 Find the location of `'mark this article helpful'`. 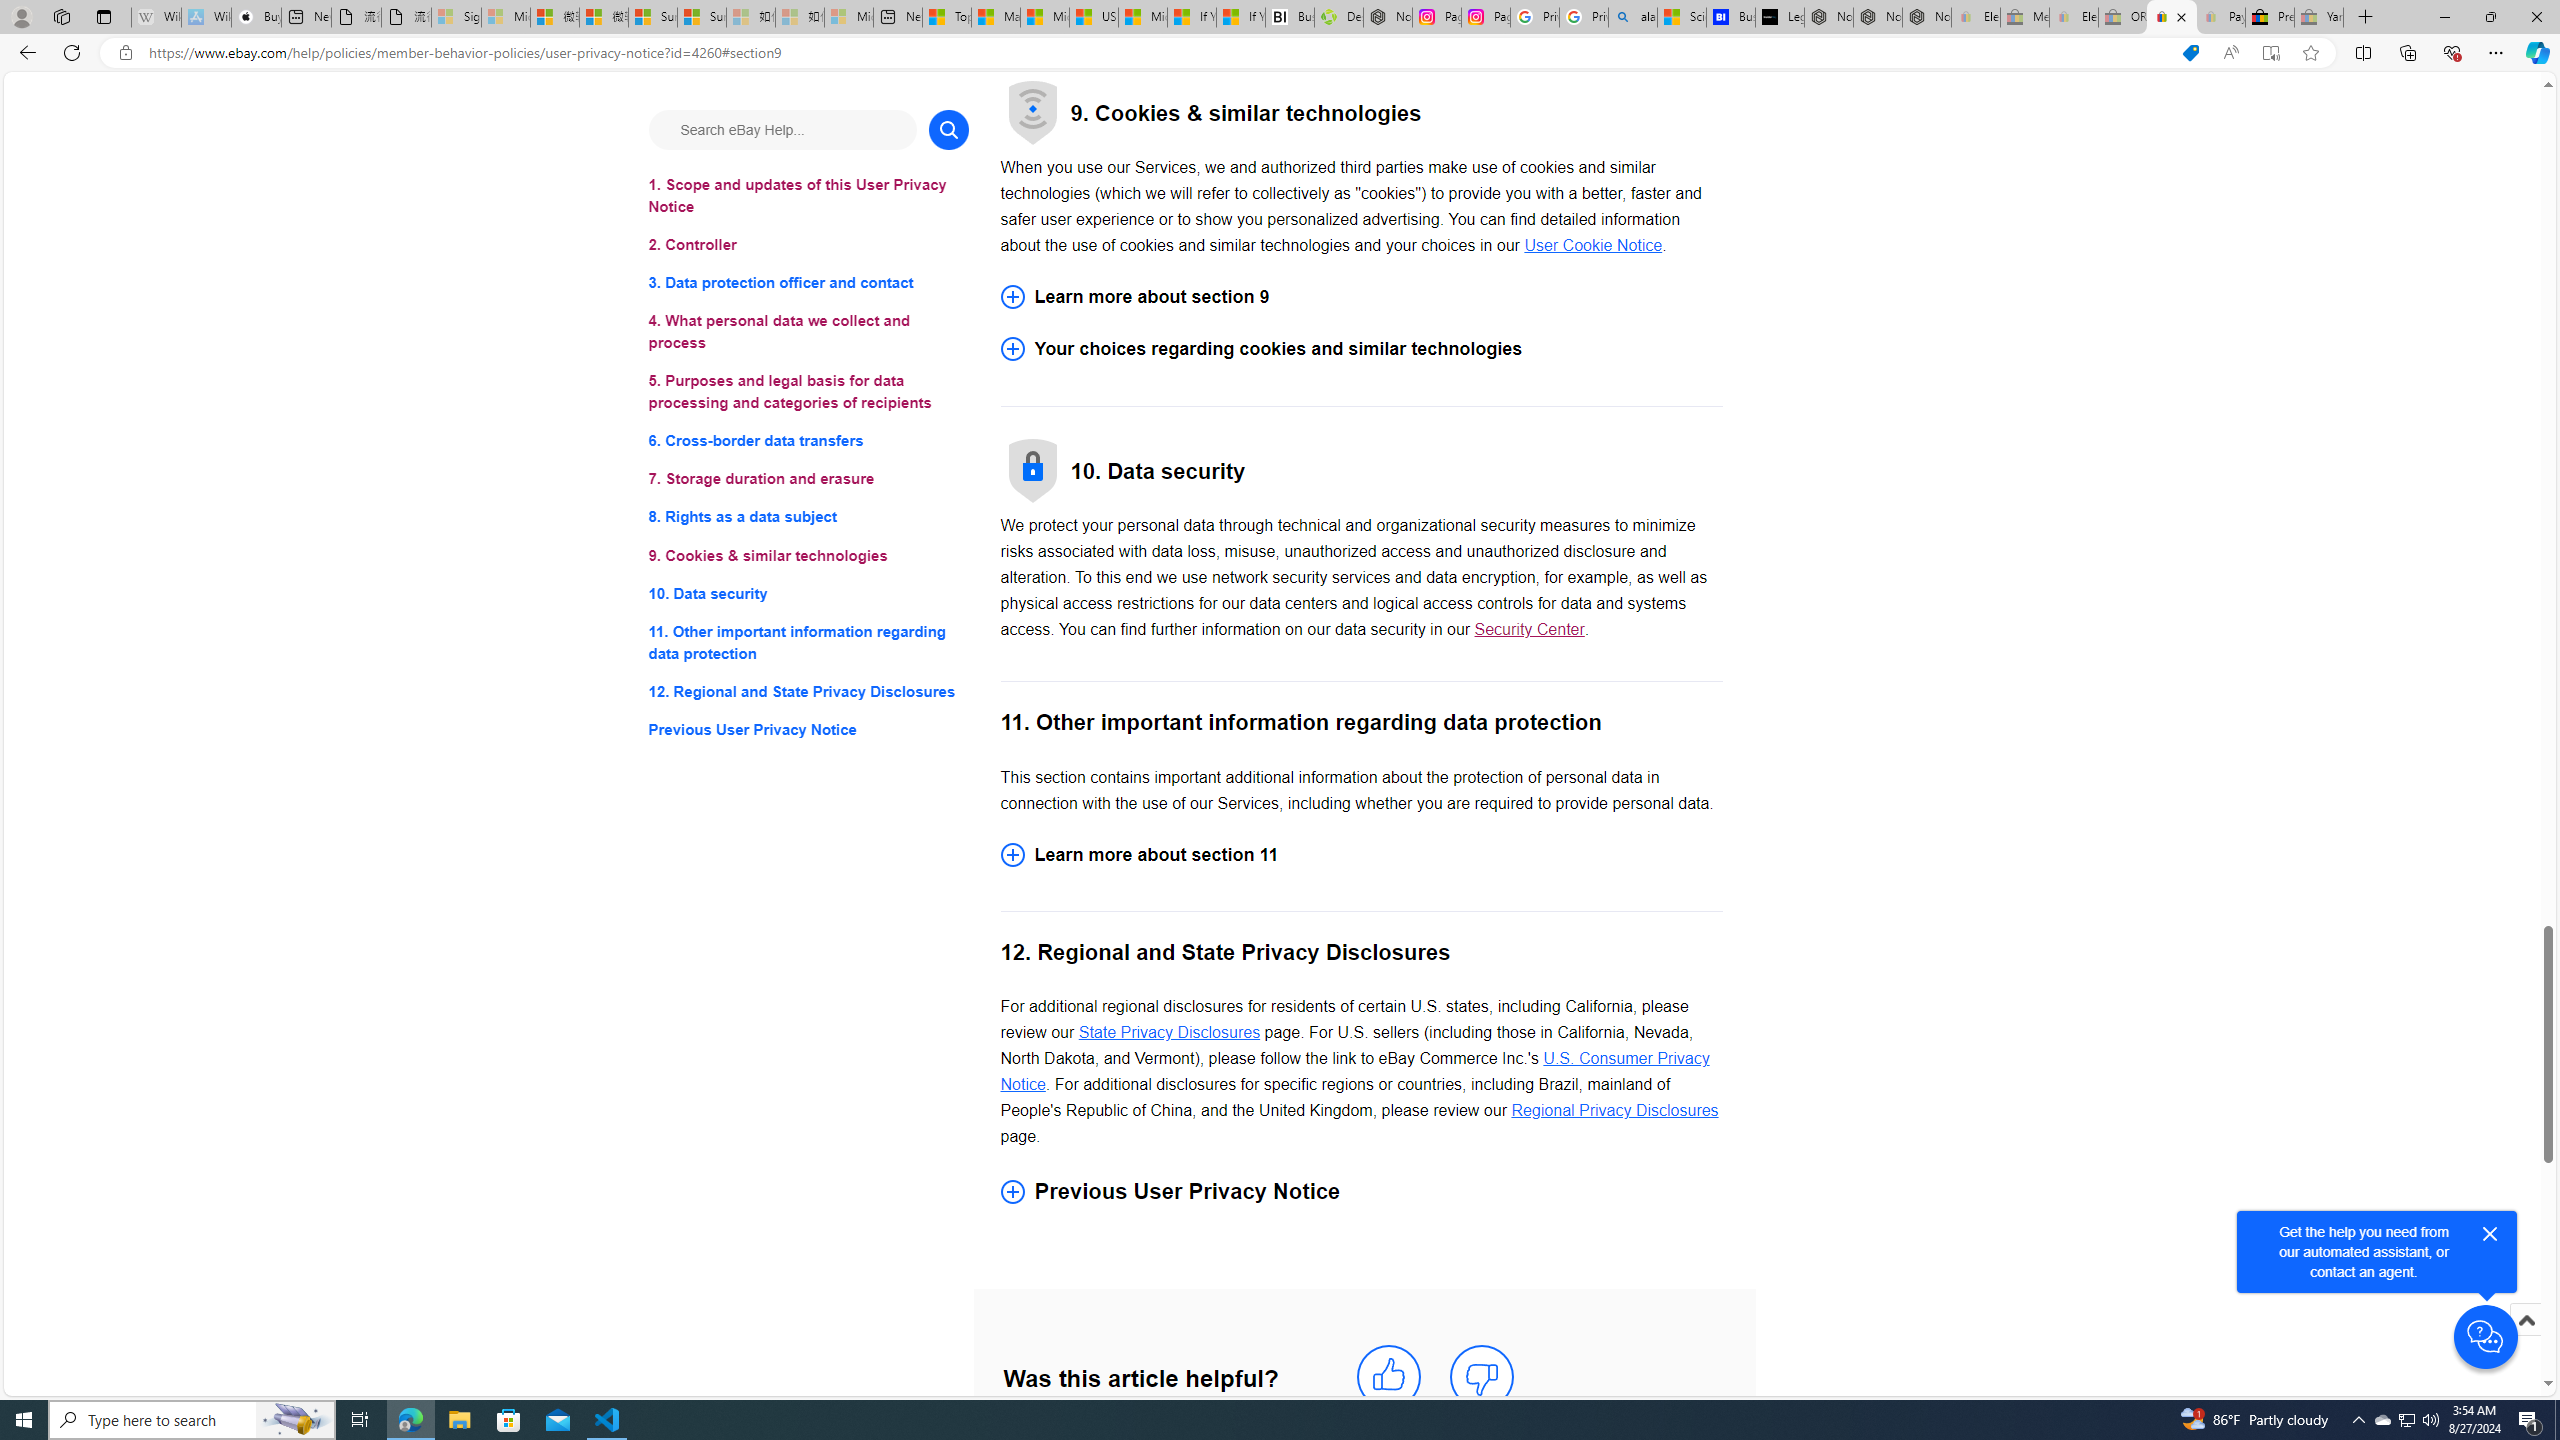

'mark this article helpful' is located at coordinates (1387, 1375).